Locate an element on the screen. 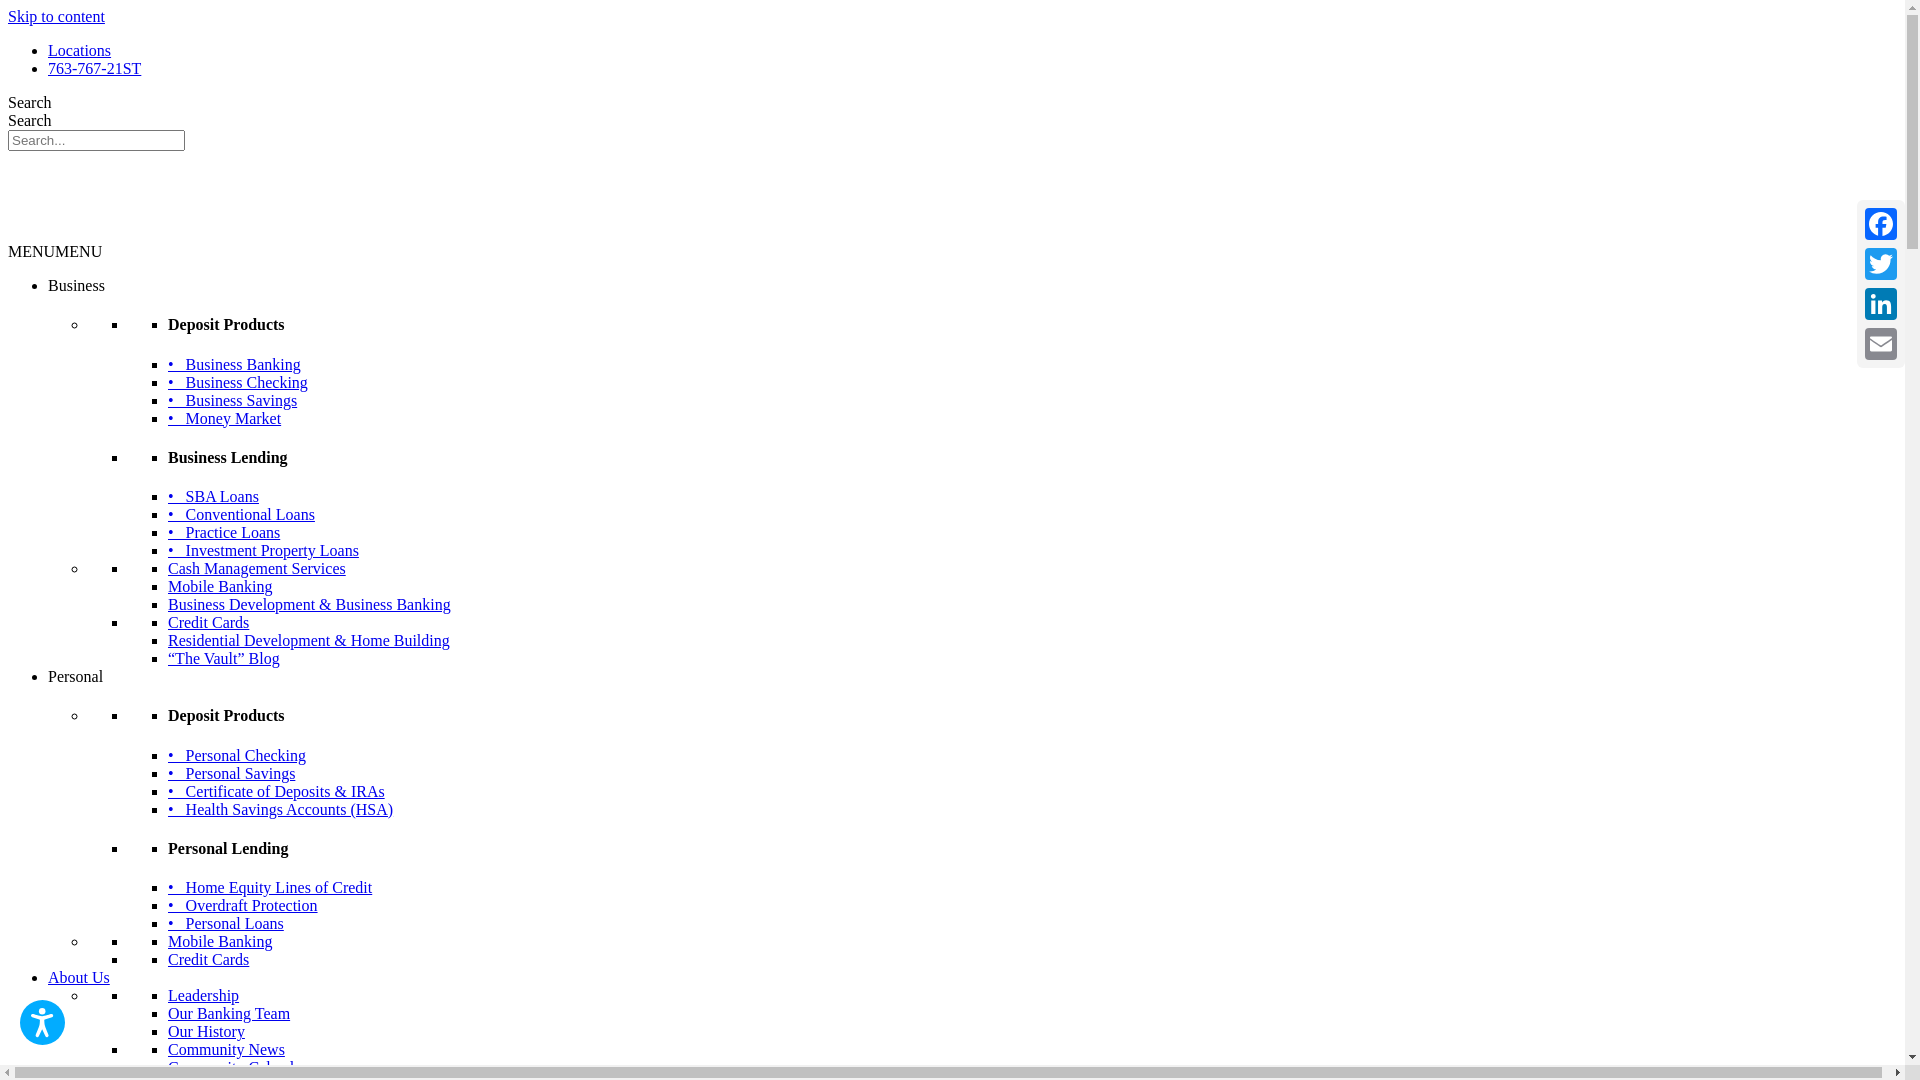 Image resolution: width=1920 pixels, height=1080 pixels. 'Email' is located at coordinates (1860, 342).